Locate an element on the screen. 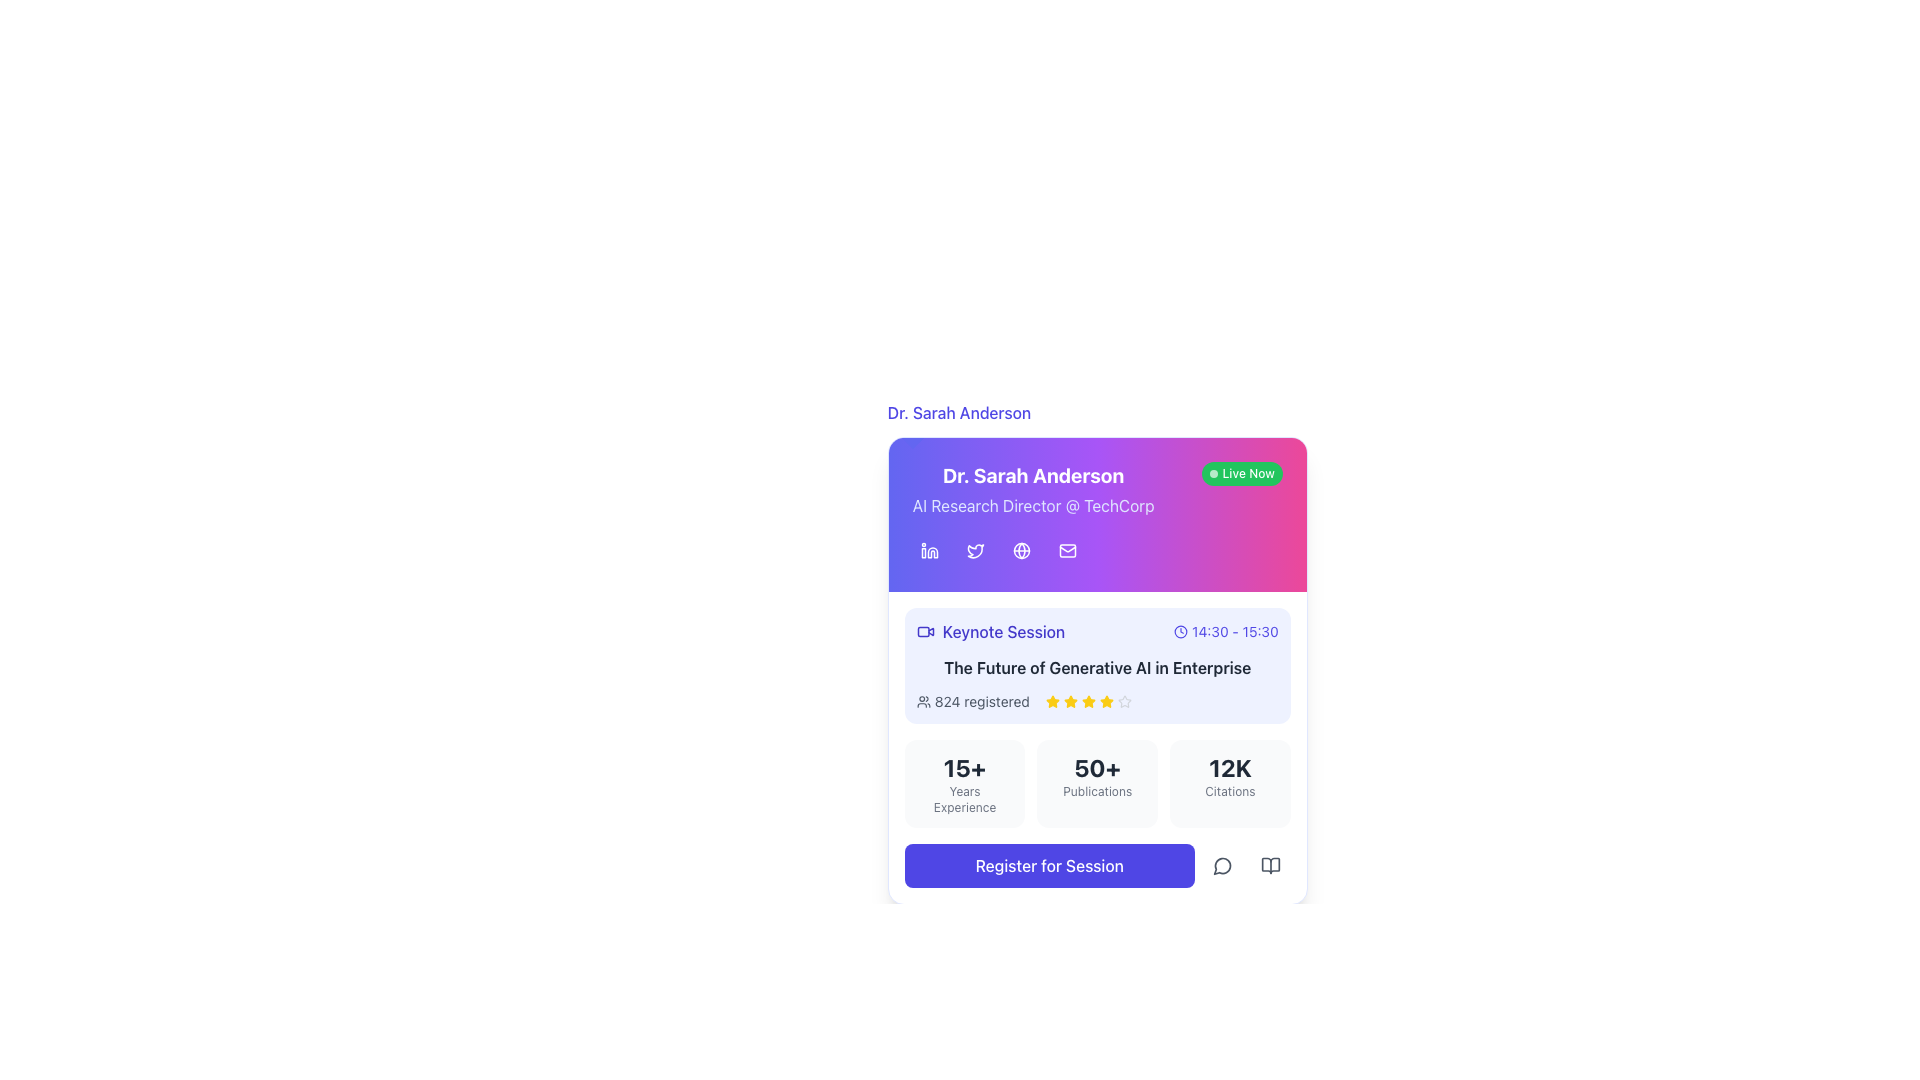  the mail or envelope icon located in the profile card under 'Dr. Sarah Anderson' is located at coordinates (1066, 551).